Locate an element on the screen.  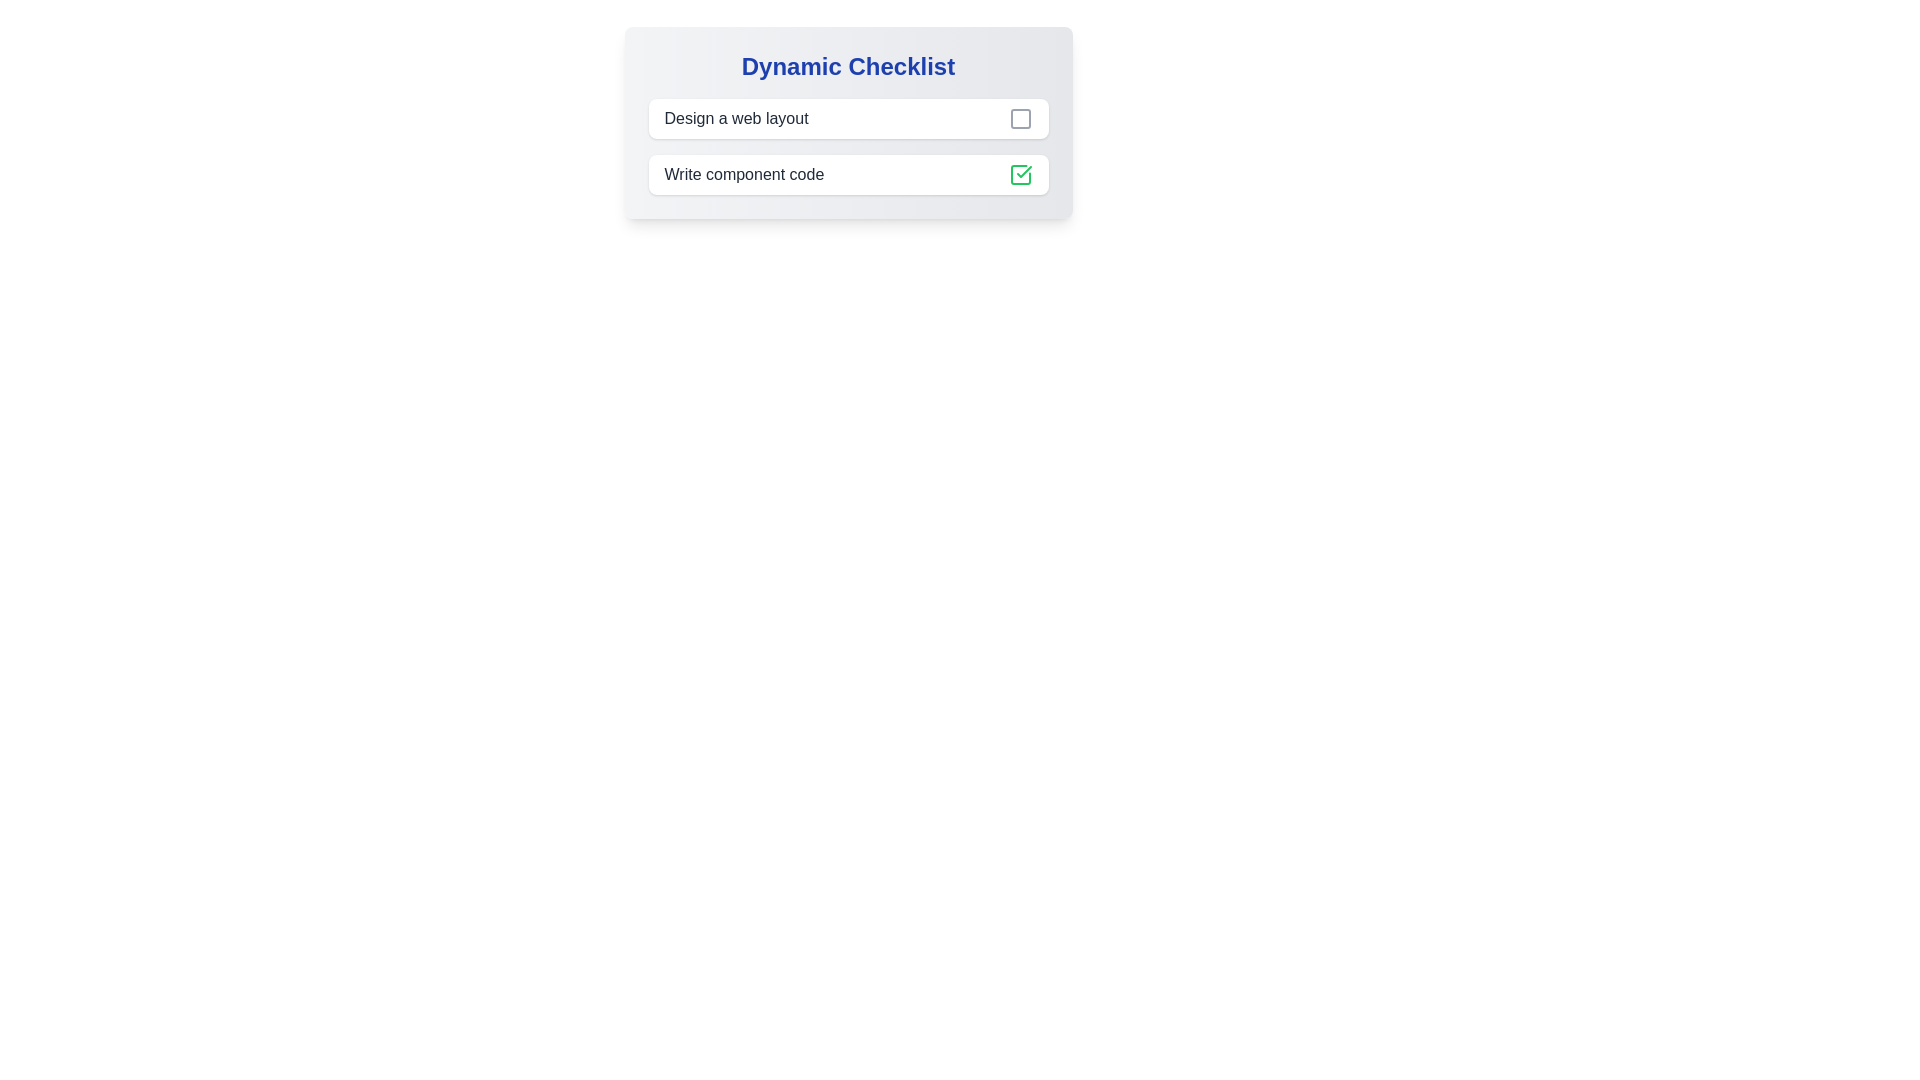
the Checkmark Icon in the Square Box located in the second task row titled 'Write component code' within the checklist is located at coordinates (1023, 171).